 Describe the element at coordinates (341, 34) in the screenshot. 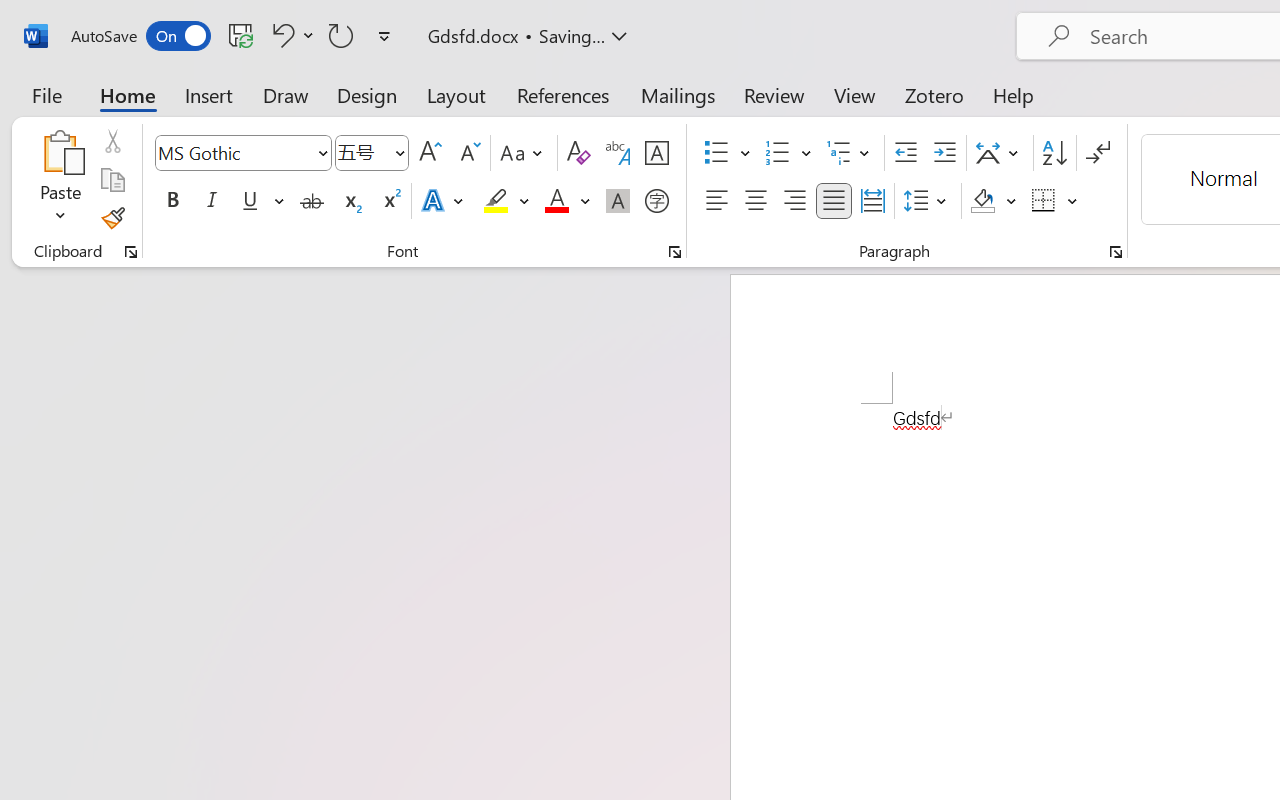

I see `'Repeat Formatting'` at that location.